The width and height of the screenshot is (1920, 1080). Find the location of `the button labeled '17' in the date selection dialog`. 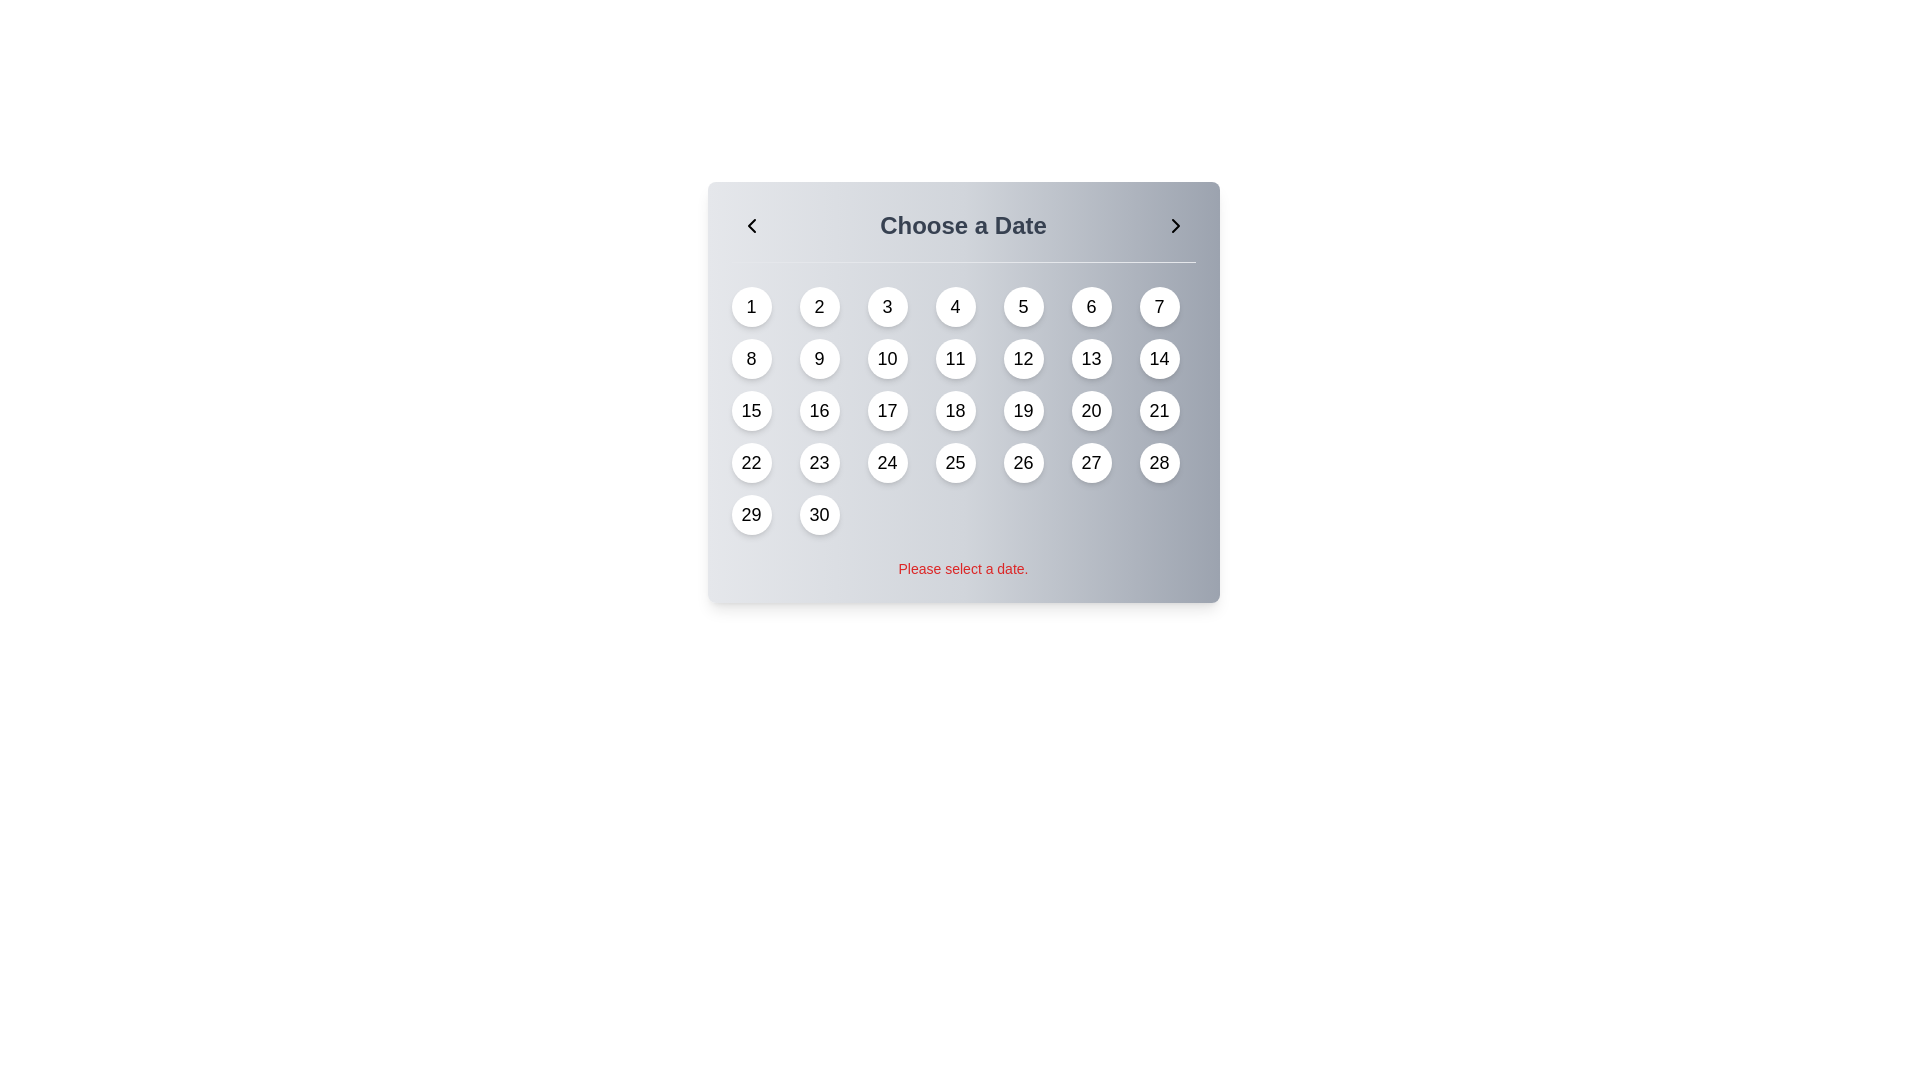

the button labeled '17' in the date selection dialog is located at coordinates (886, 410).